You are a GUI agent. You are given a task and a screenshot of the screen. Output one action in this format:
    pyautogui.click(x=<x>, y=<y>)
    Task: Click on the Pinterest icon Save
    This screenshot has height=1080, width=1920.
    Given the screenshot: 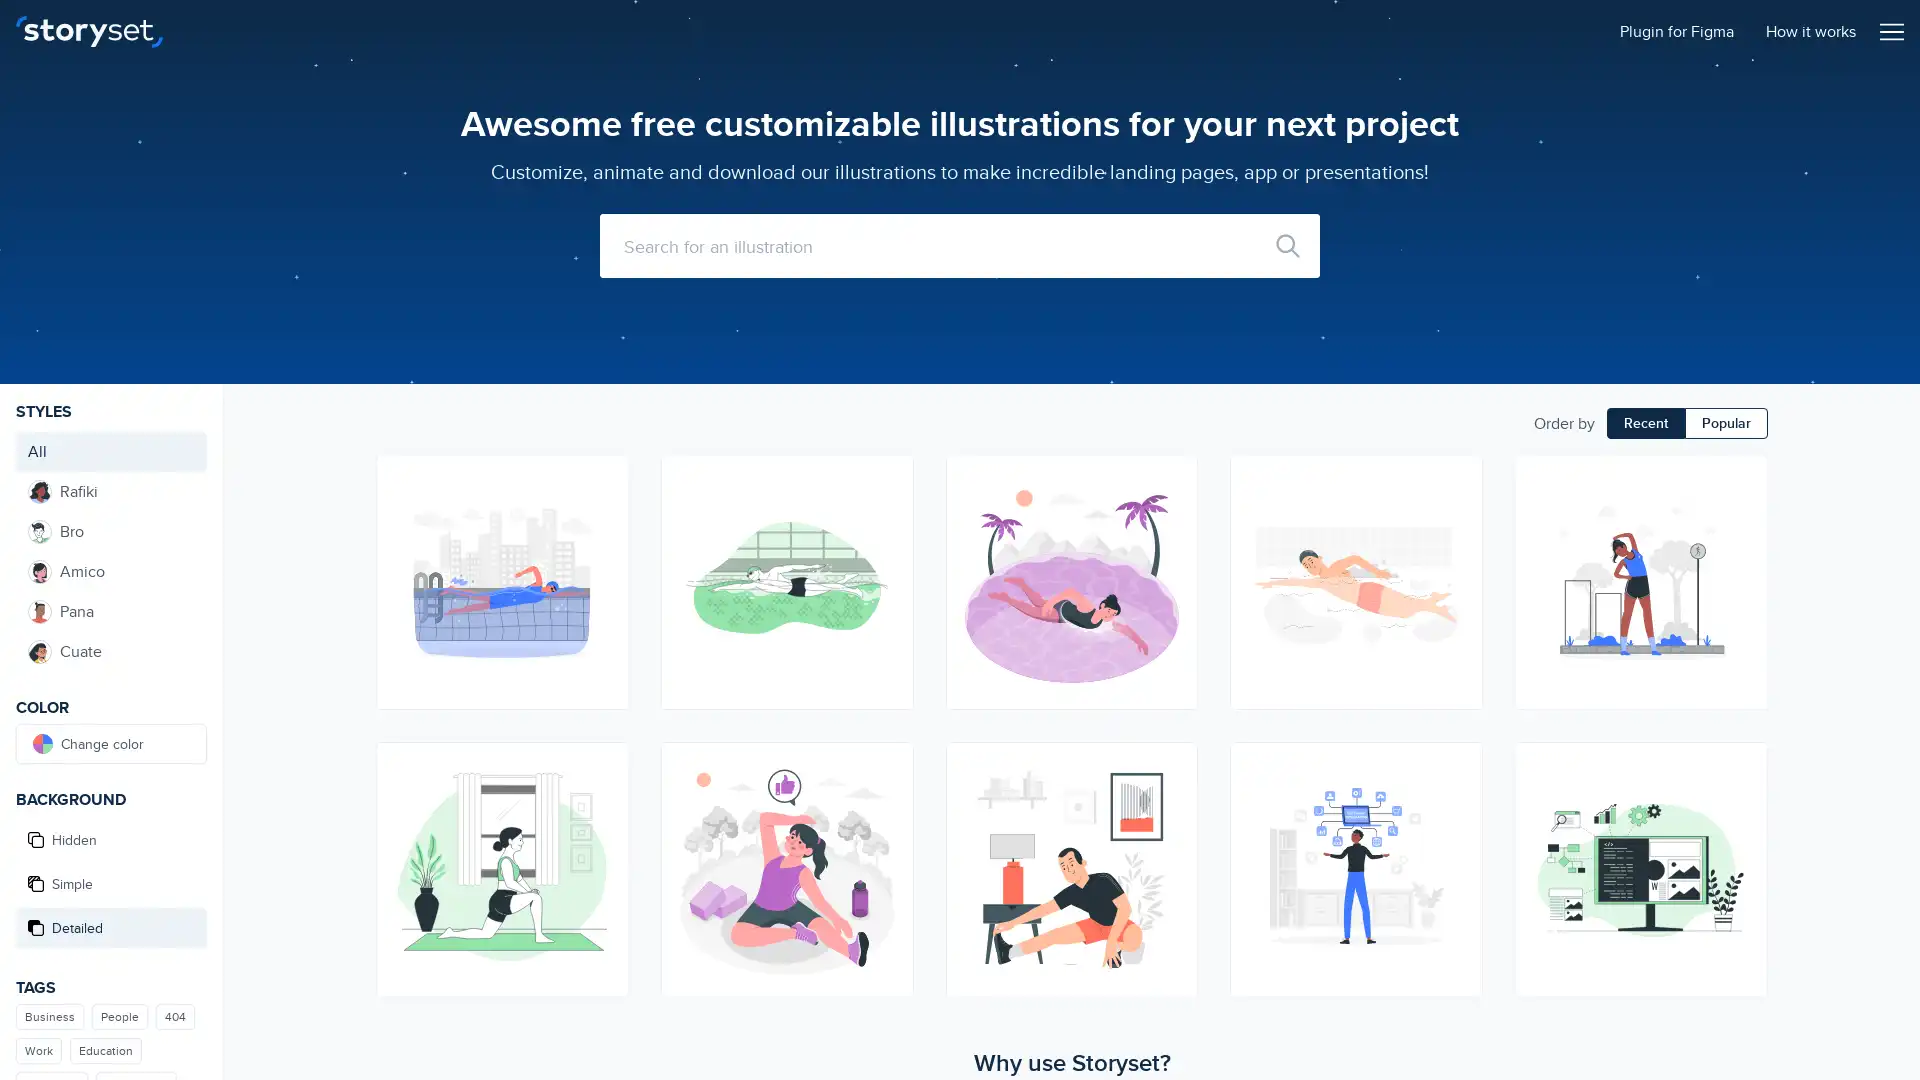 What is the action you would take?
    pyautogui.click(x=887, y=837)
    